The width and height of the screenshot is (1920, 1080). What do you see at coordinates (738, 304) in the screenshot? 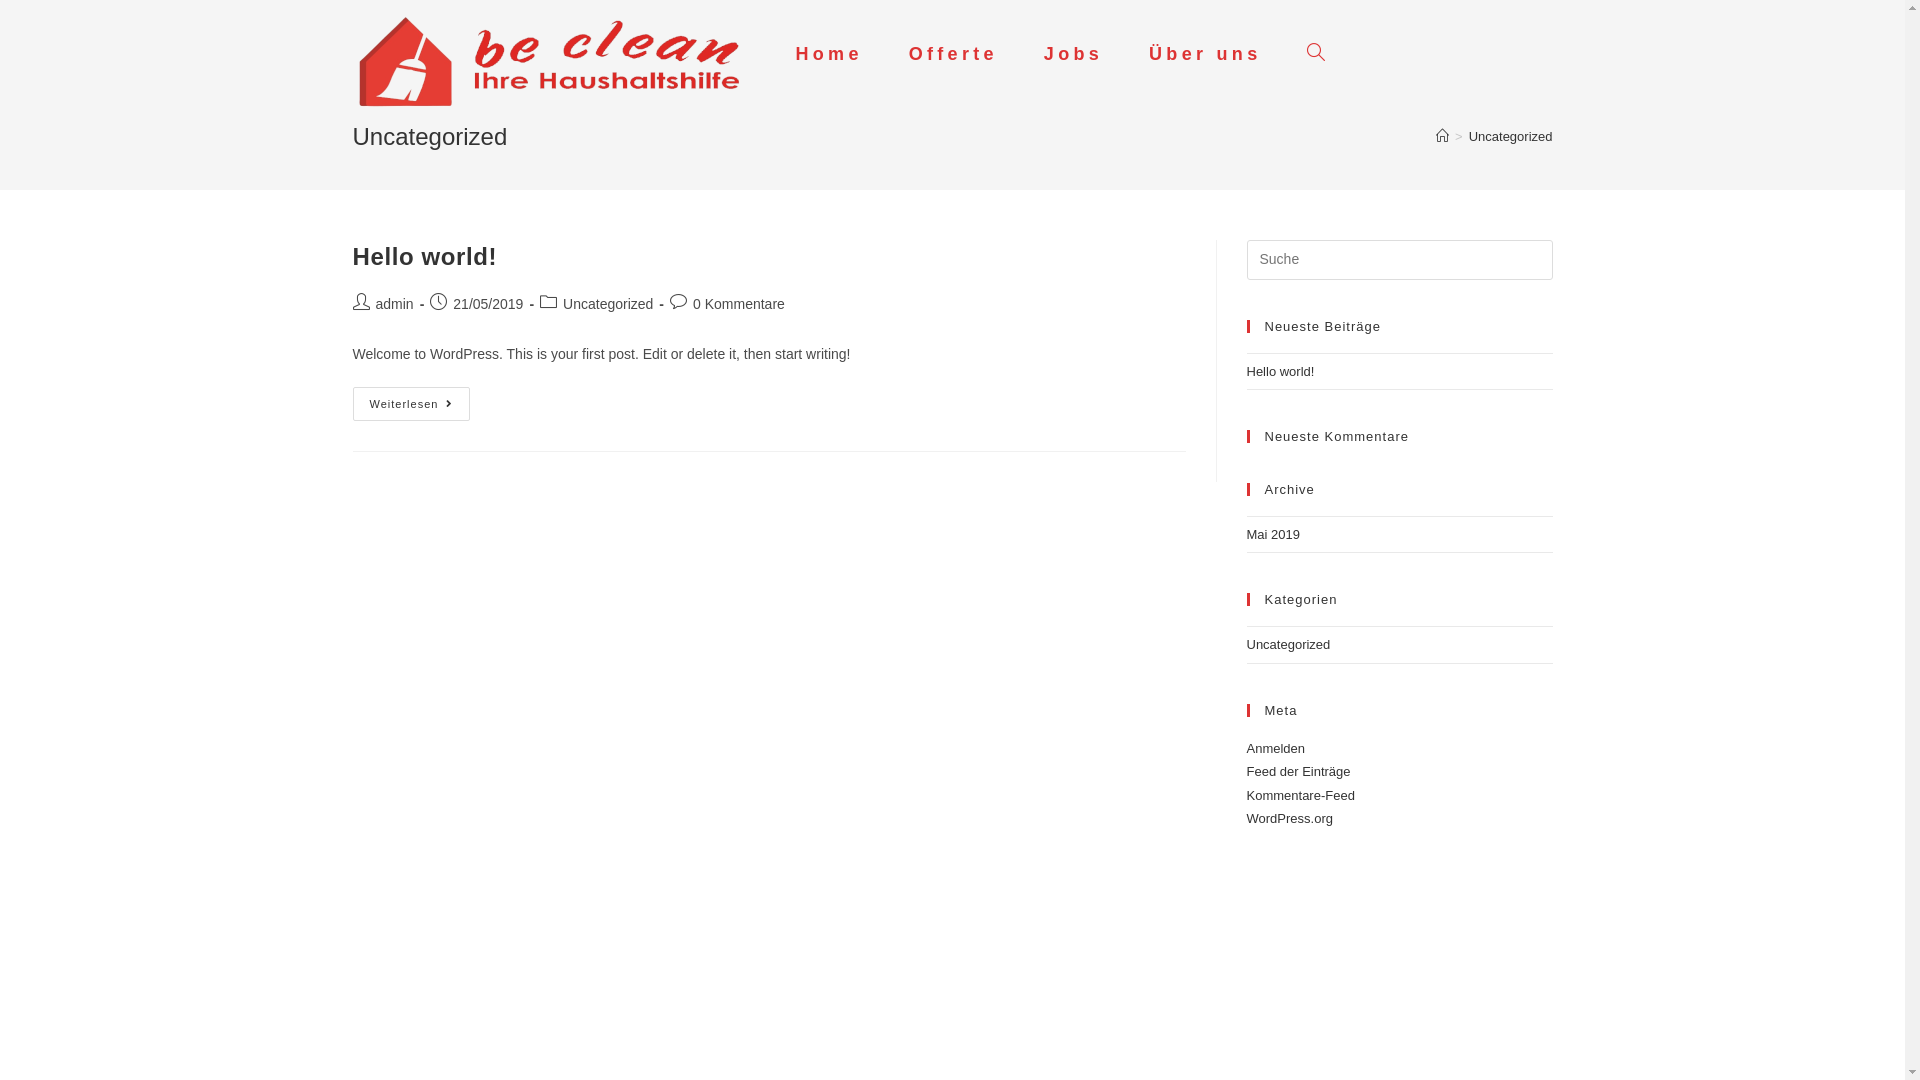
I see `'0 Kommentare'` at bounding box center [738, 304].